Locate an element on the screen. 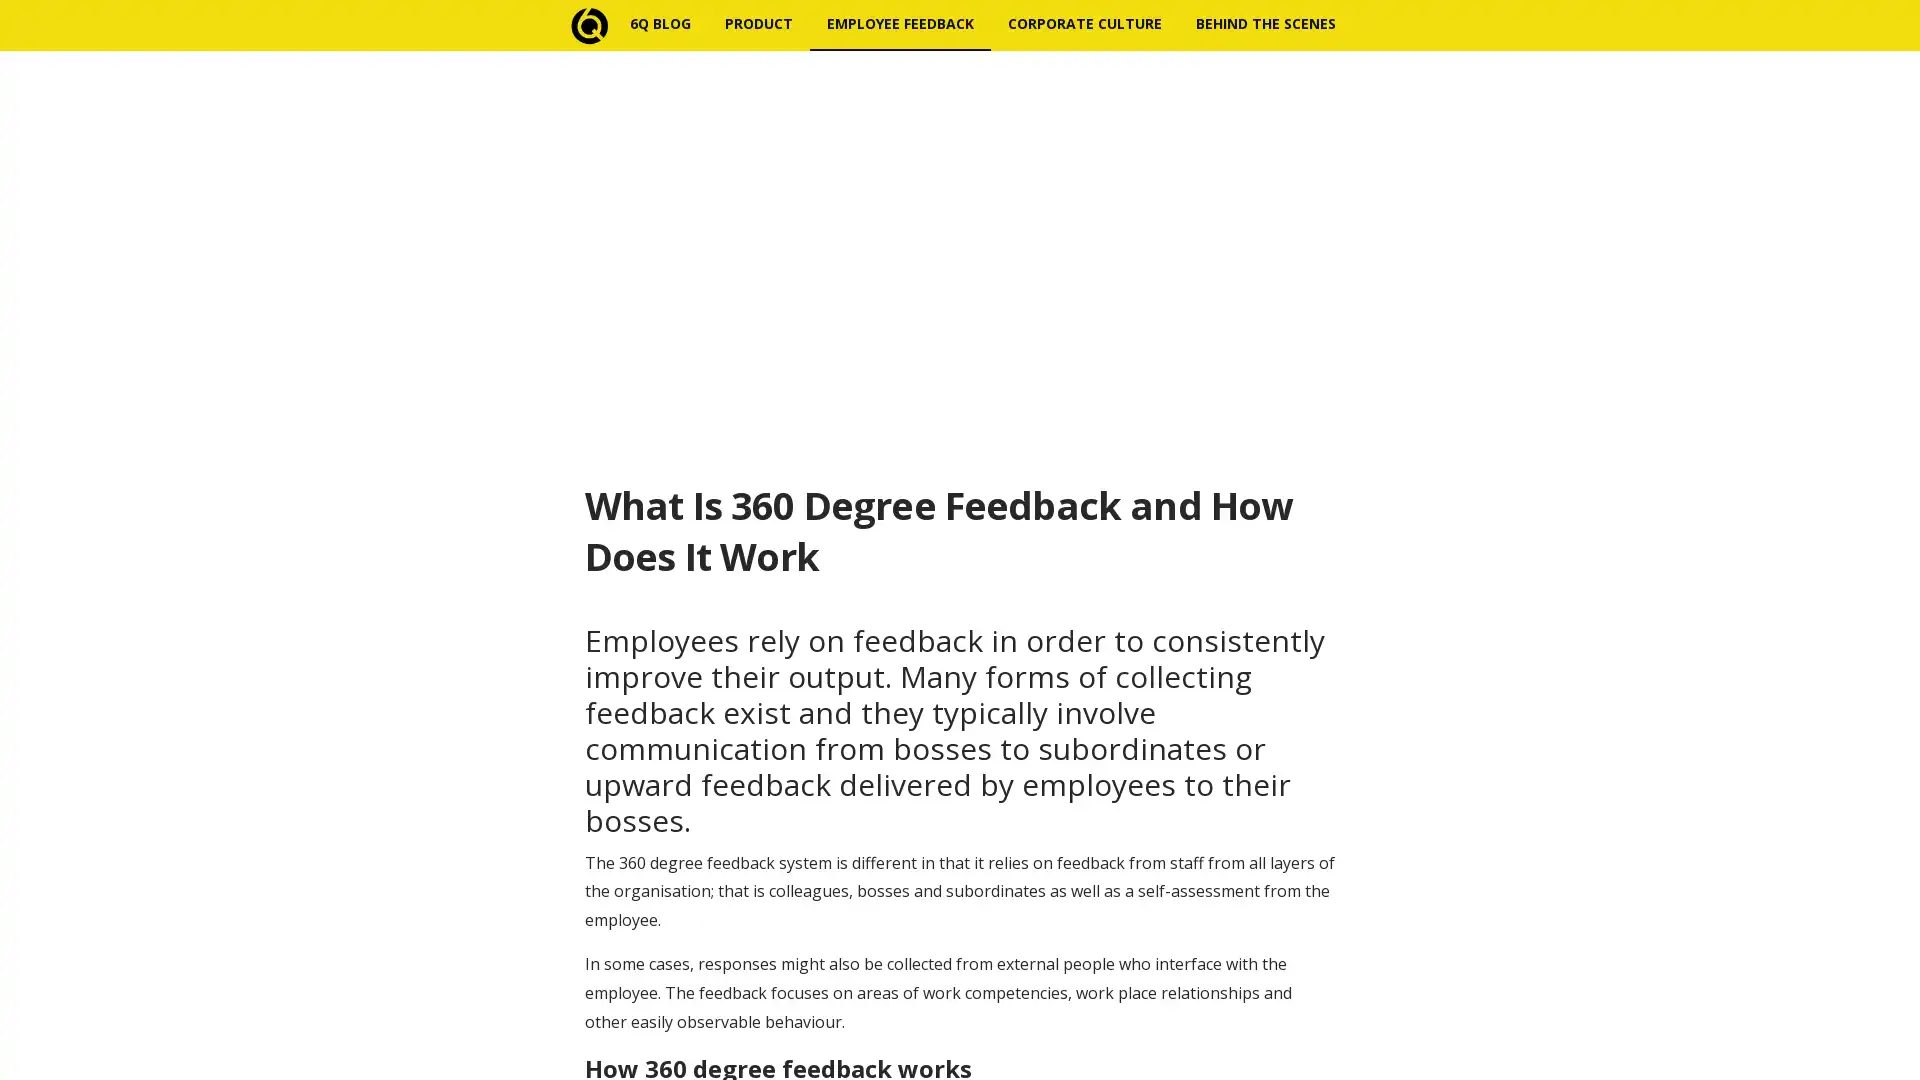 This screenshot has width=1920, height=1080. Subscribe is located at coordinates (1180, 1051).